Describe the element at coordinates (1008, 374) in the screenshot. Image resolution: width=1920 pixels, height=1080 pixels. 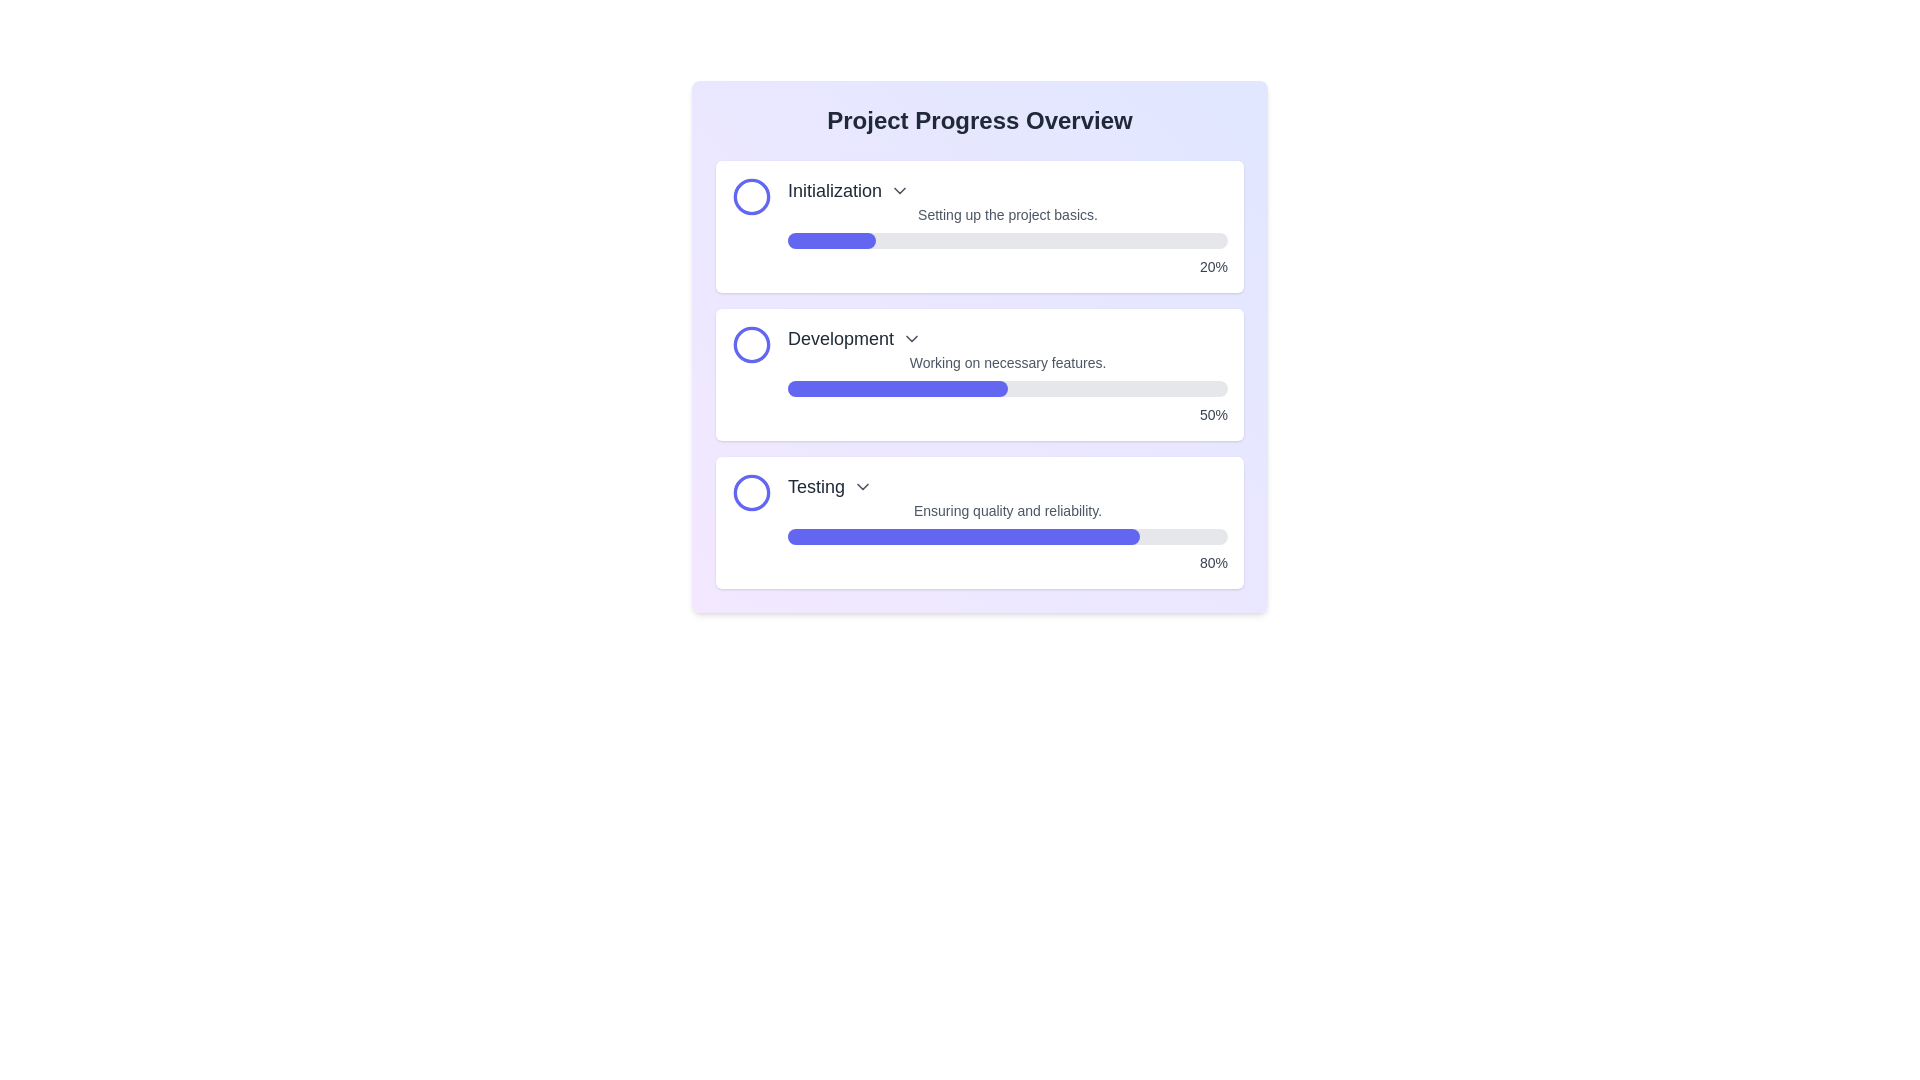
I see `the Progress tracker component that indicates a 50% completion rate for the 'Development' stage, located under the 'Project Progress Overview' header` at that location.